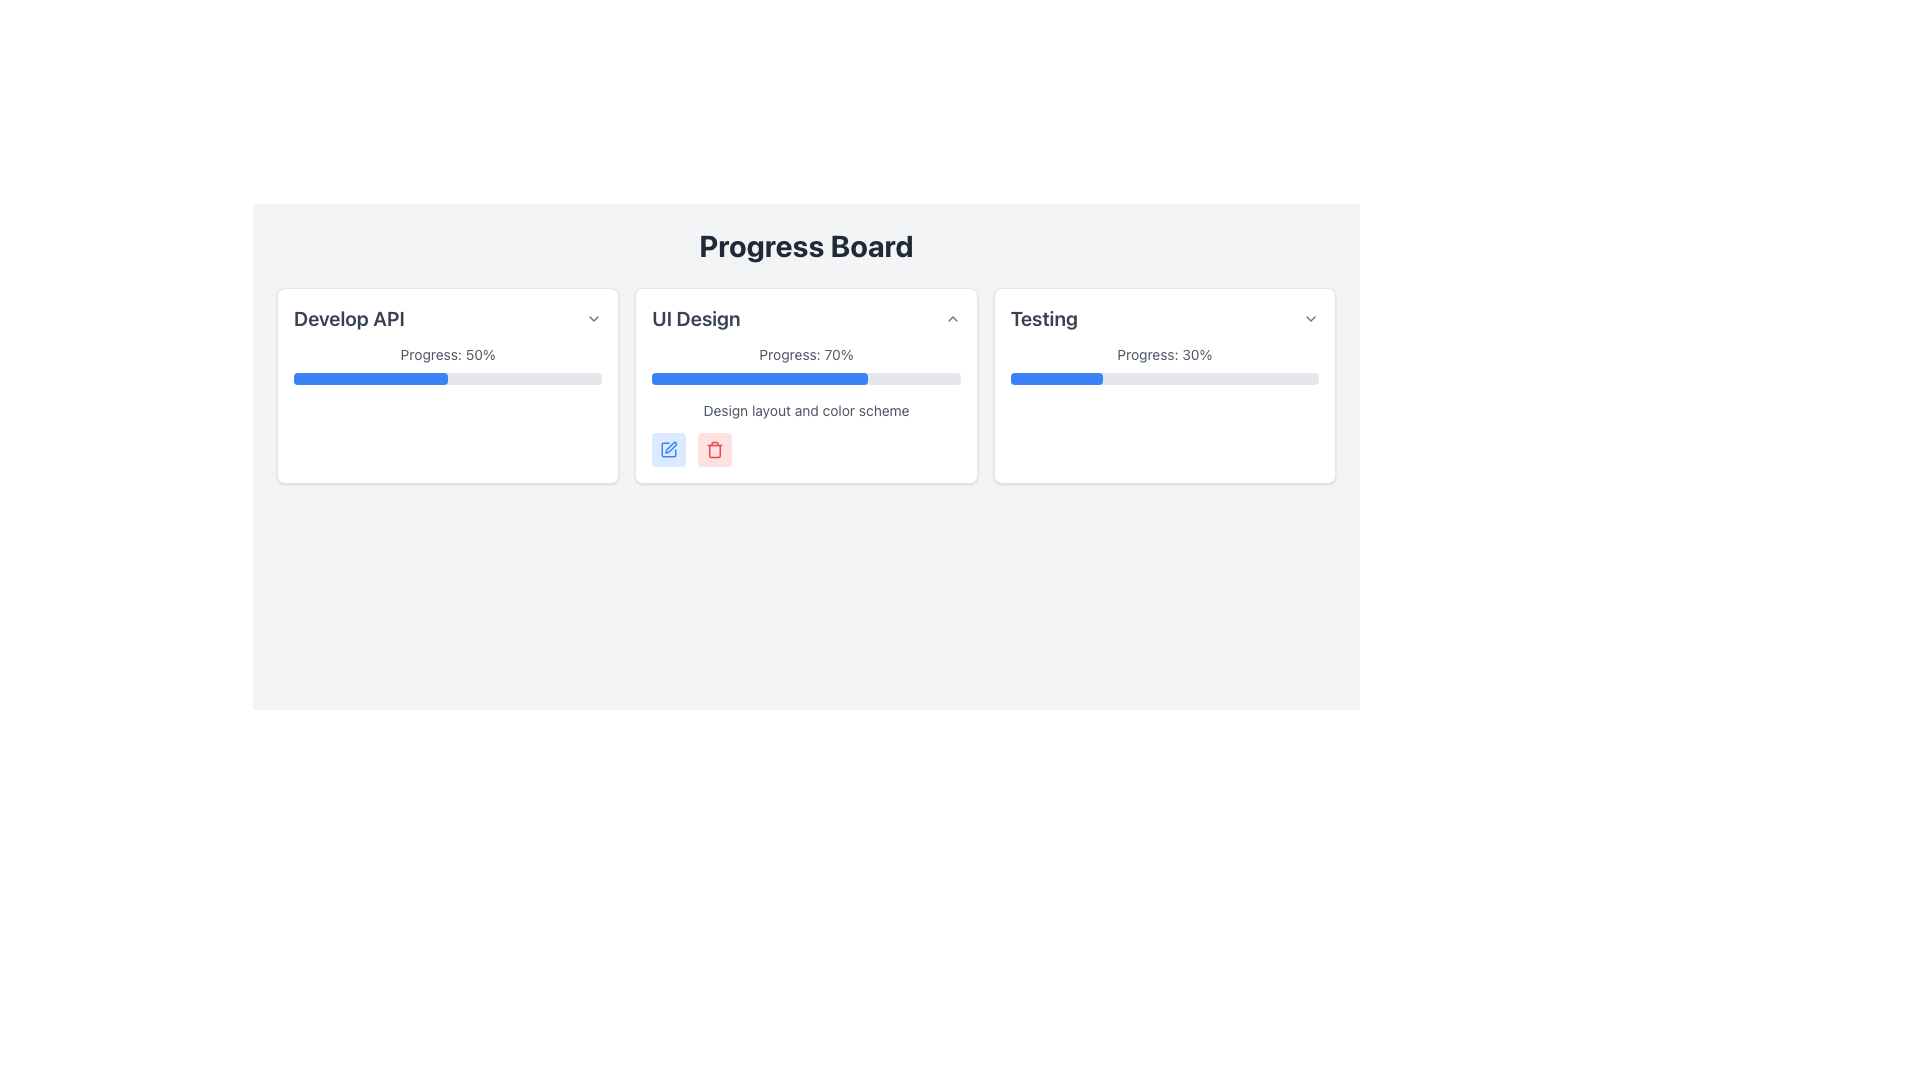 This screenshot has width=1920, height=1080. Describe the element at coordinates (715, 451) in the screenshot. I see `the trash can icon in the 'UI Design' progress card` at that location.